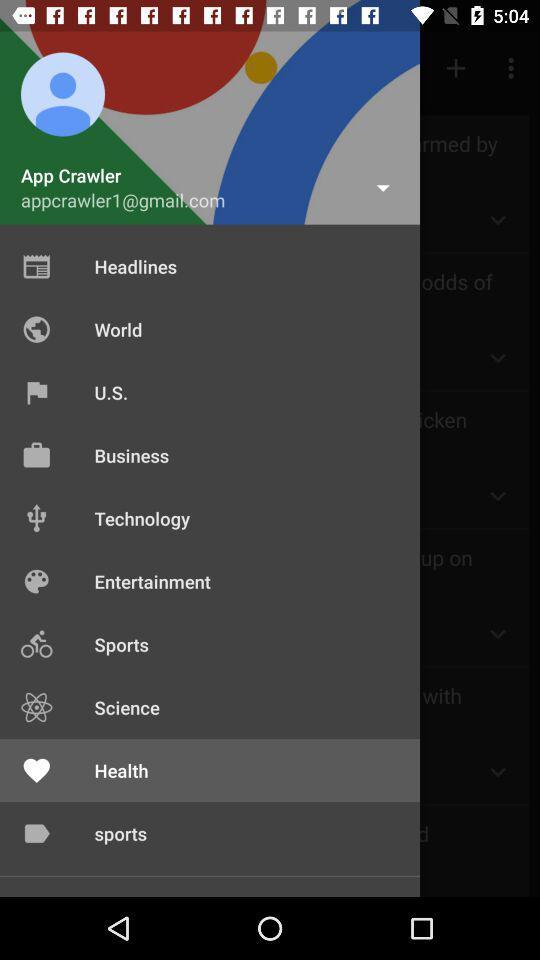  Describe the element at coordinates (496, 633) in the screenshot. I see `the expand_more icon` at that location.